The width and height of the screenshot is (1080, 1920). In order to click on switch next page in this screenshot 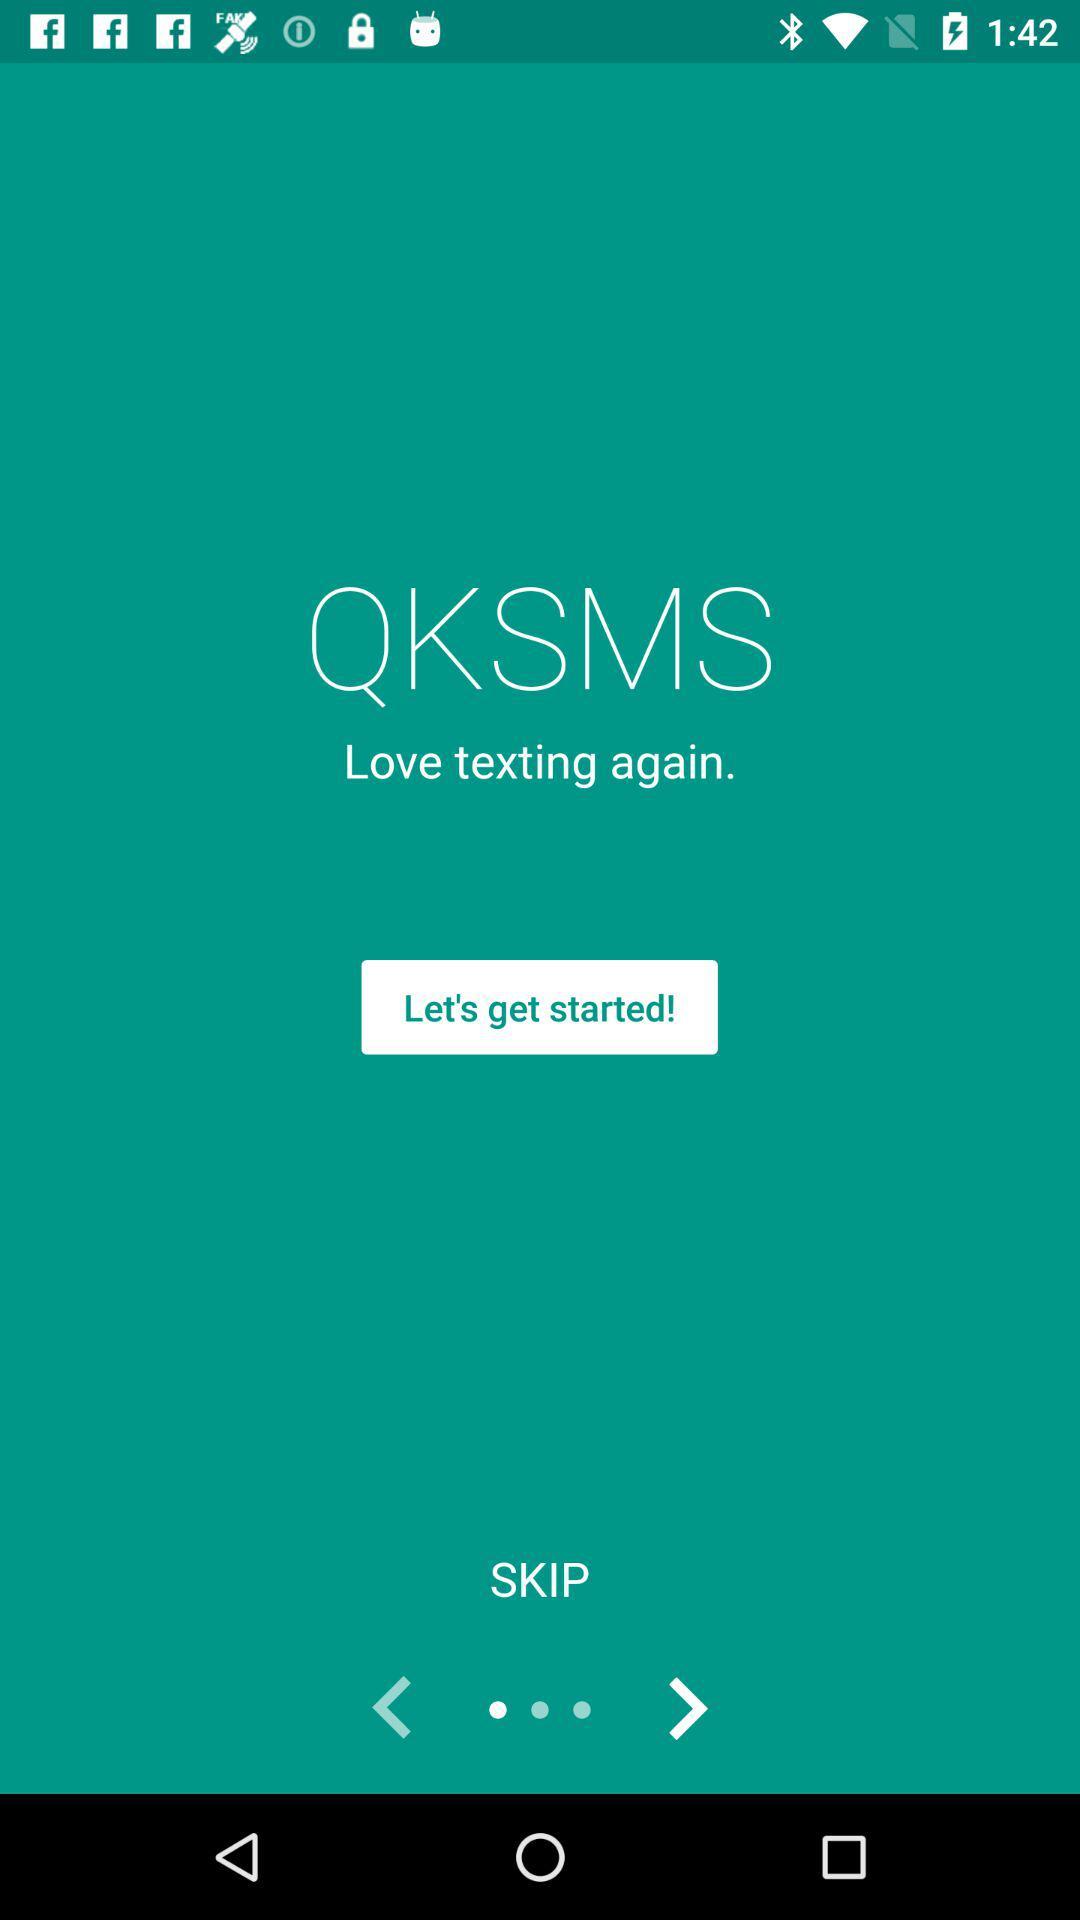, I will do `click(685, 1708)`.